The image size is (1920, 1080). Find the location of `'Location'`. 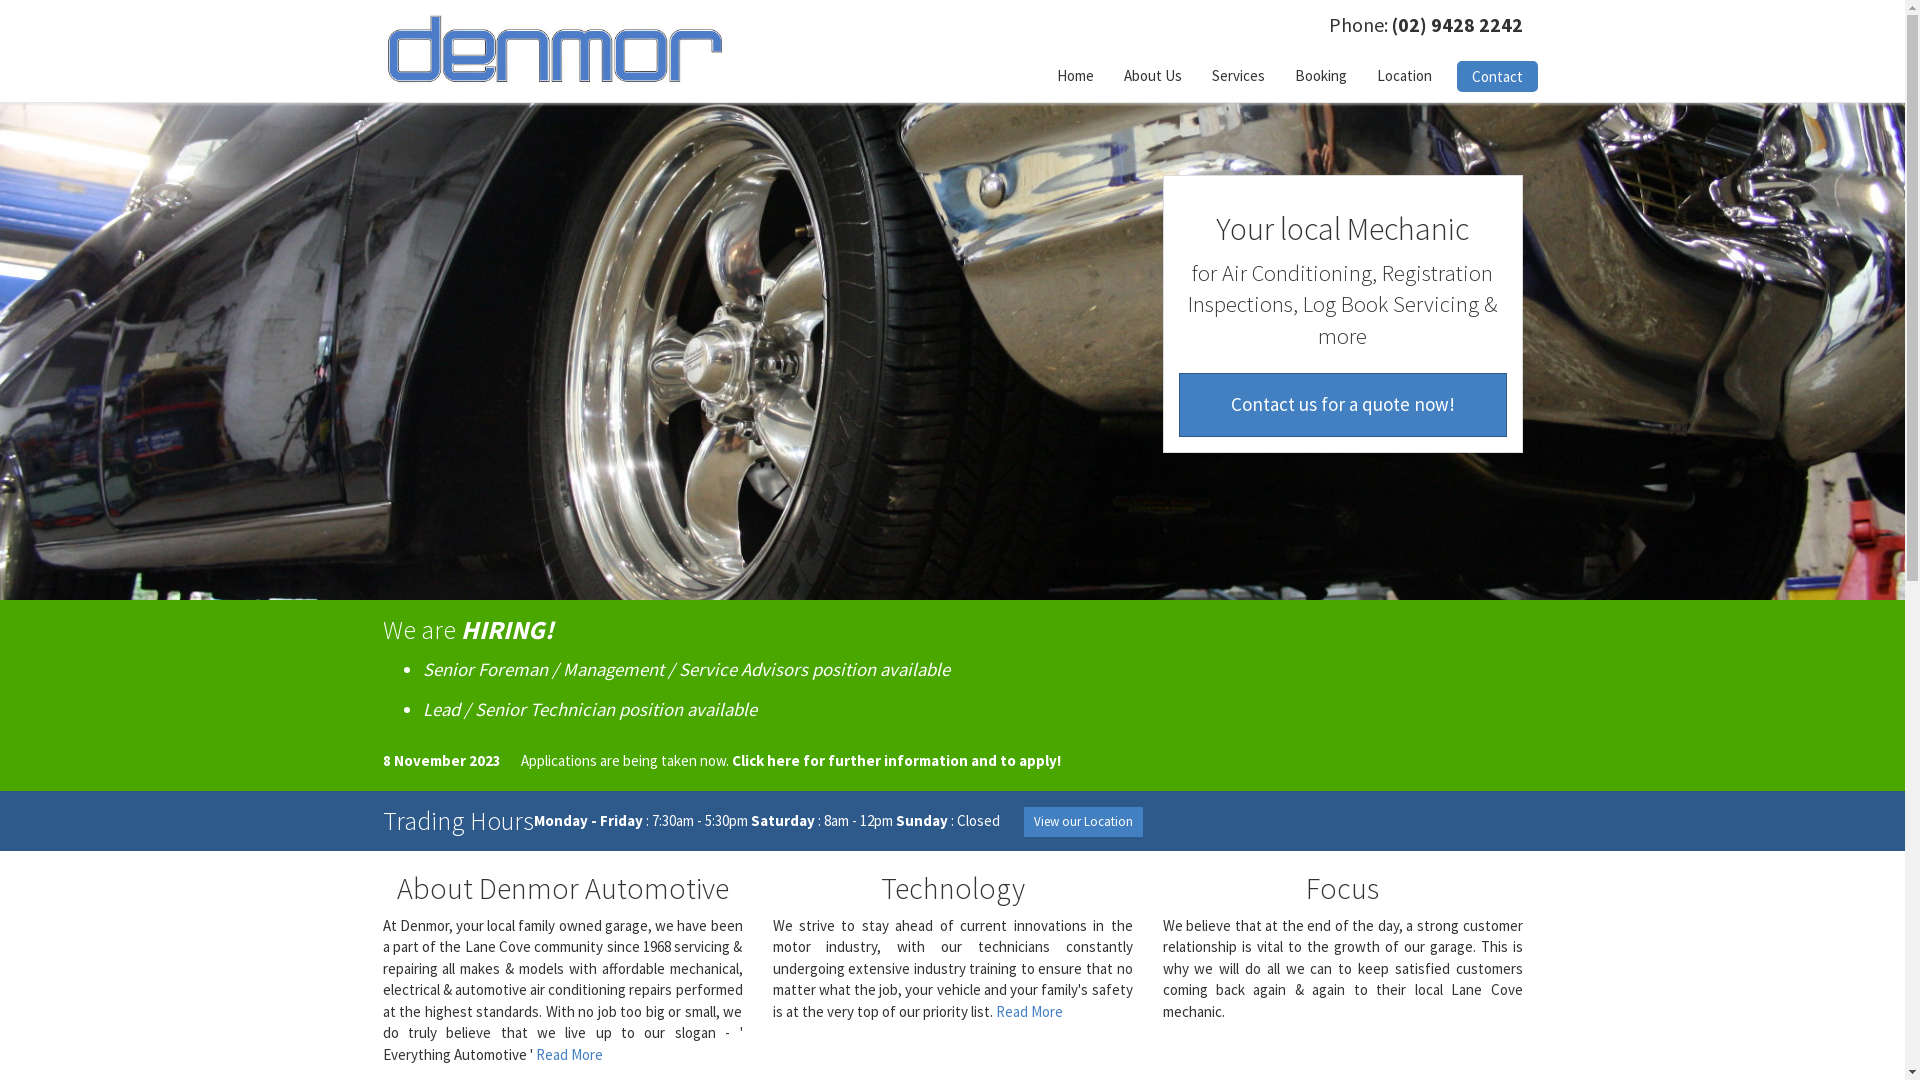

'Location' is located at coordinates (1403, 75).